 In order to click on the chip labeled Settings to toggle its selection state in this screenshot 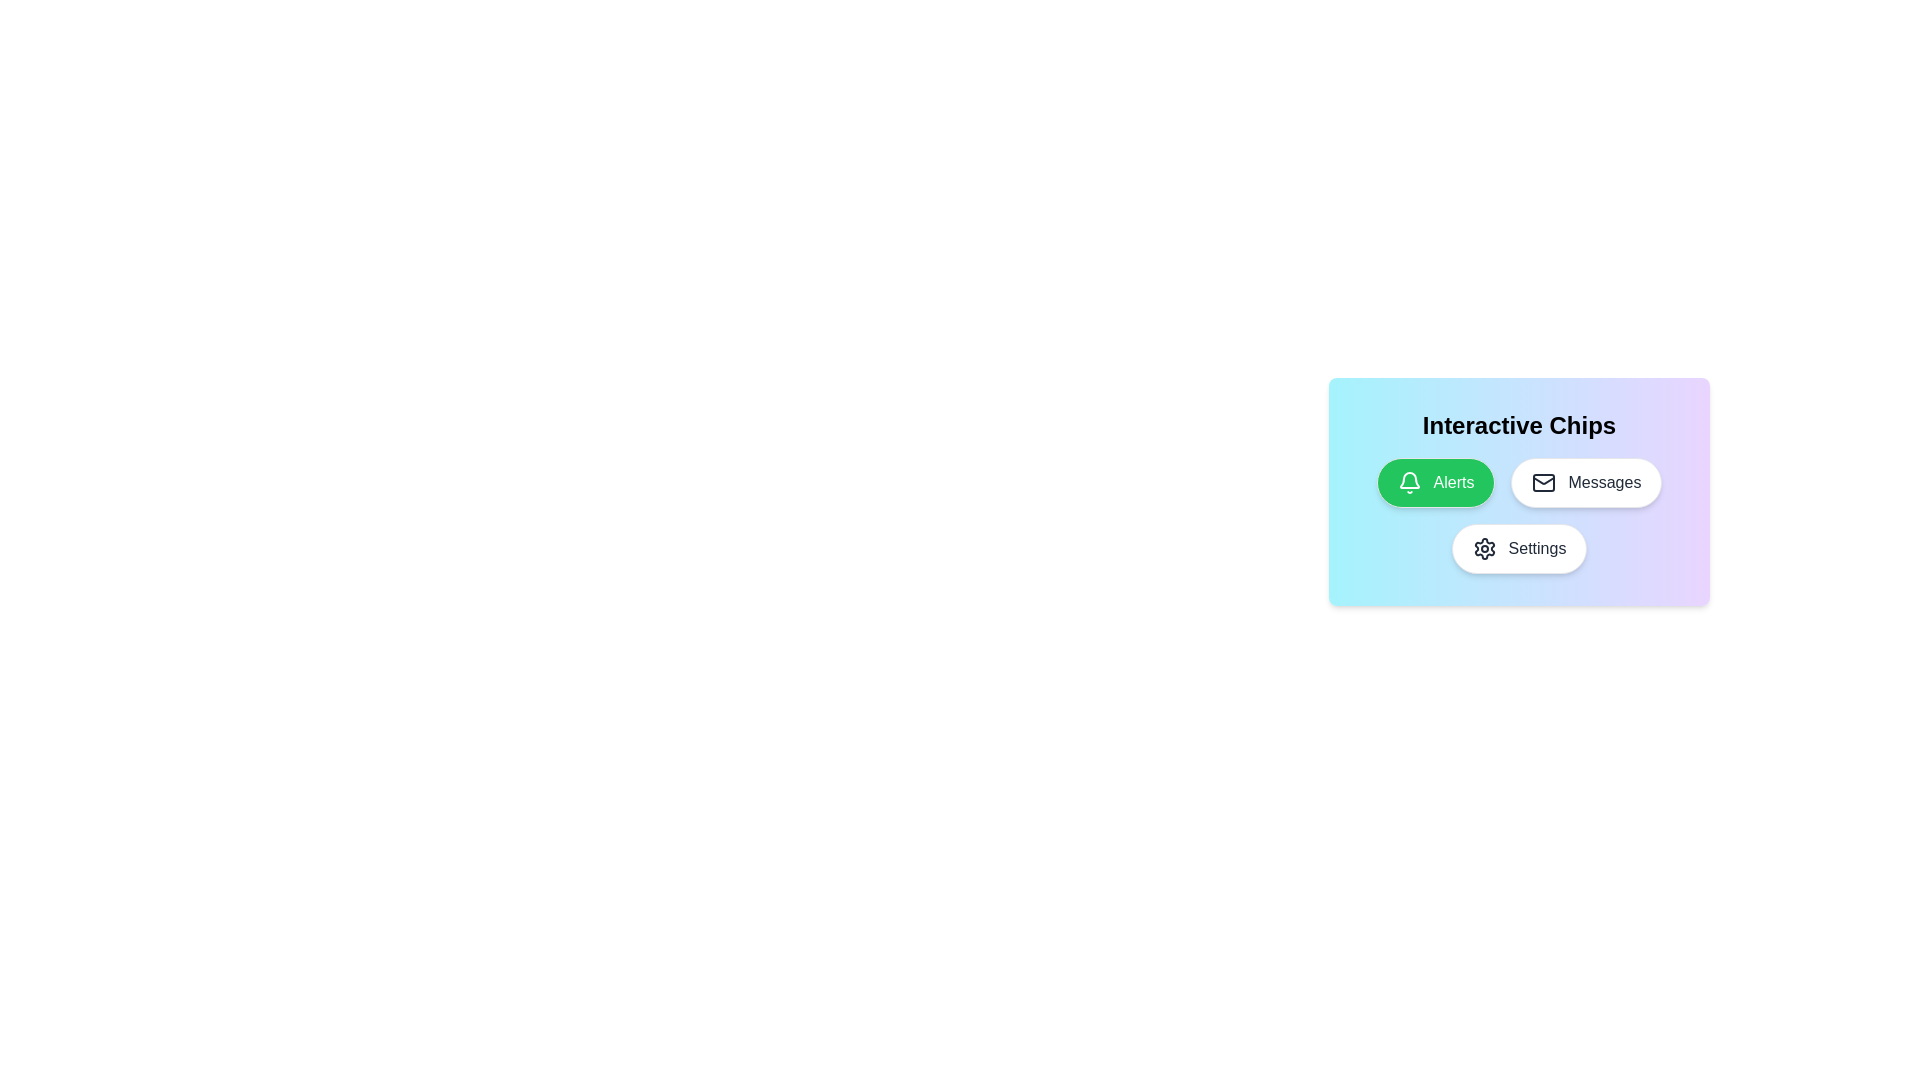, I will do `click(1519, 548)`.